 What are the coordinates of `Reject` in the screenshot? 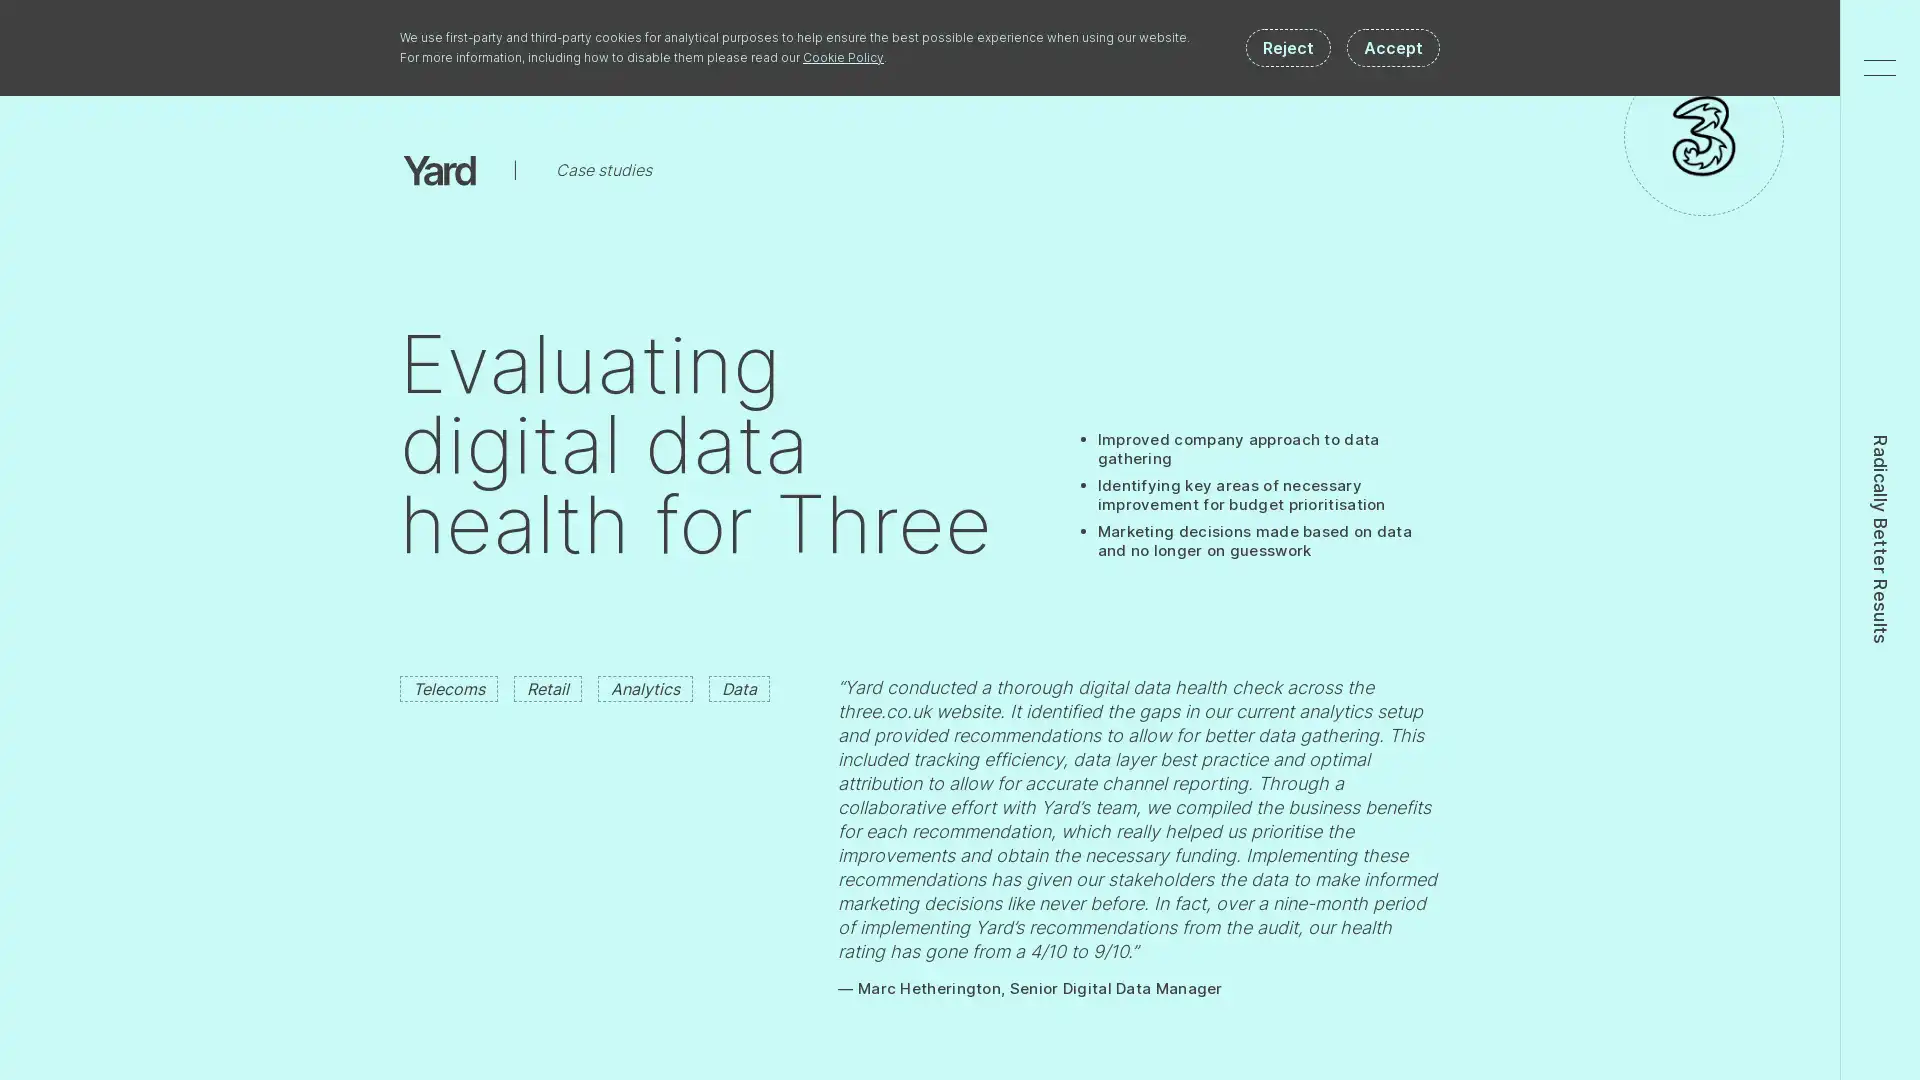 It's located at (1288, 46).